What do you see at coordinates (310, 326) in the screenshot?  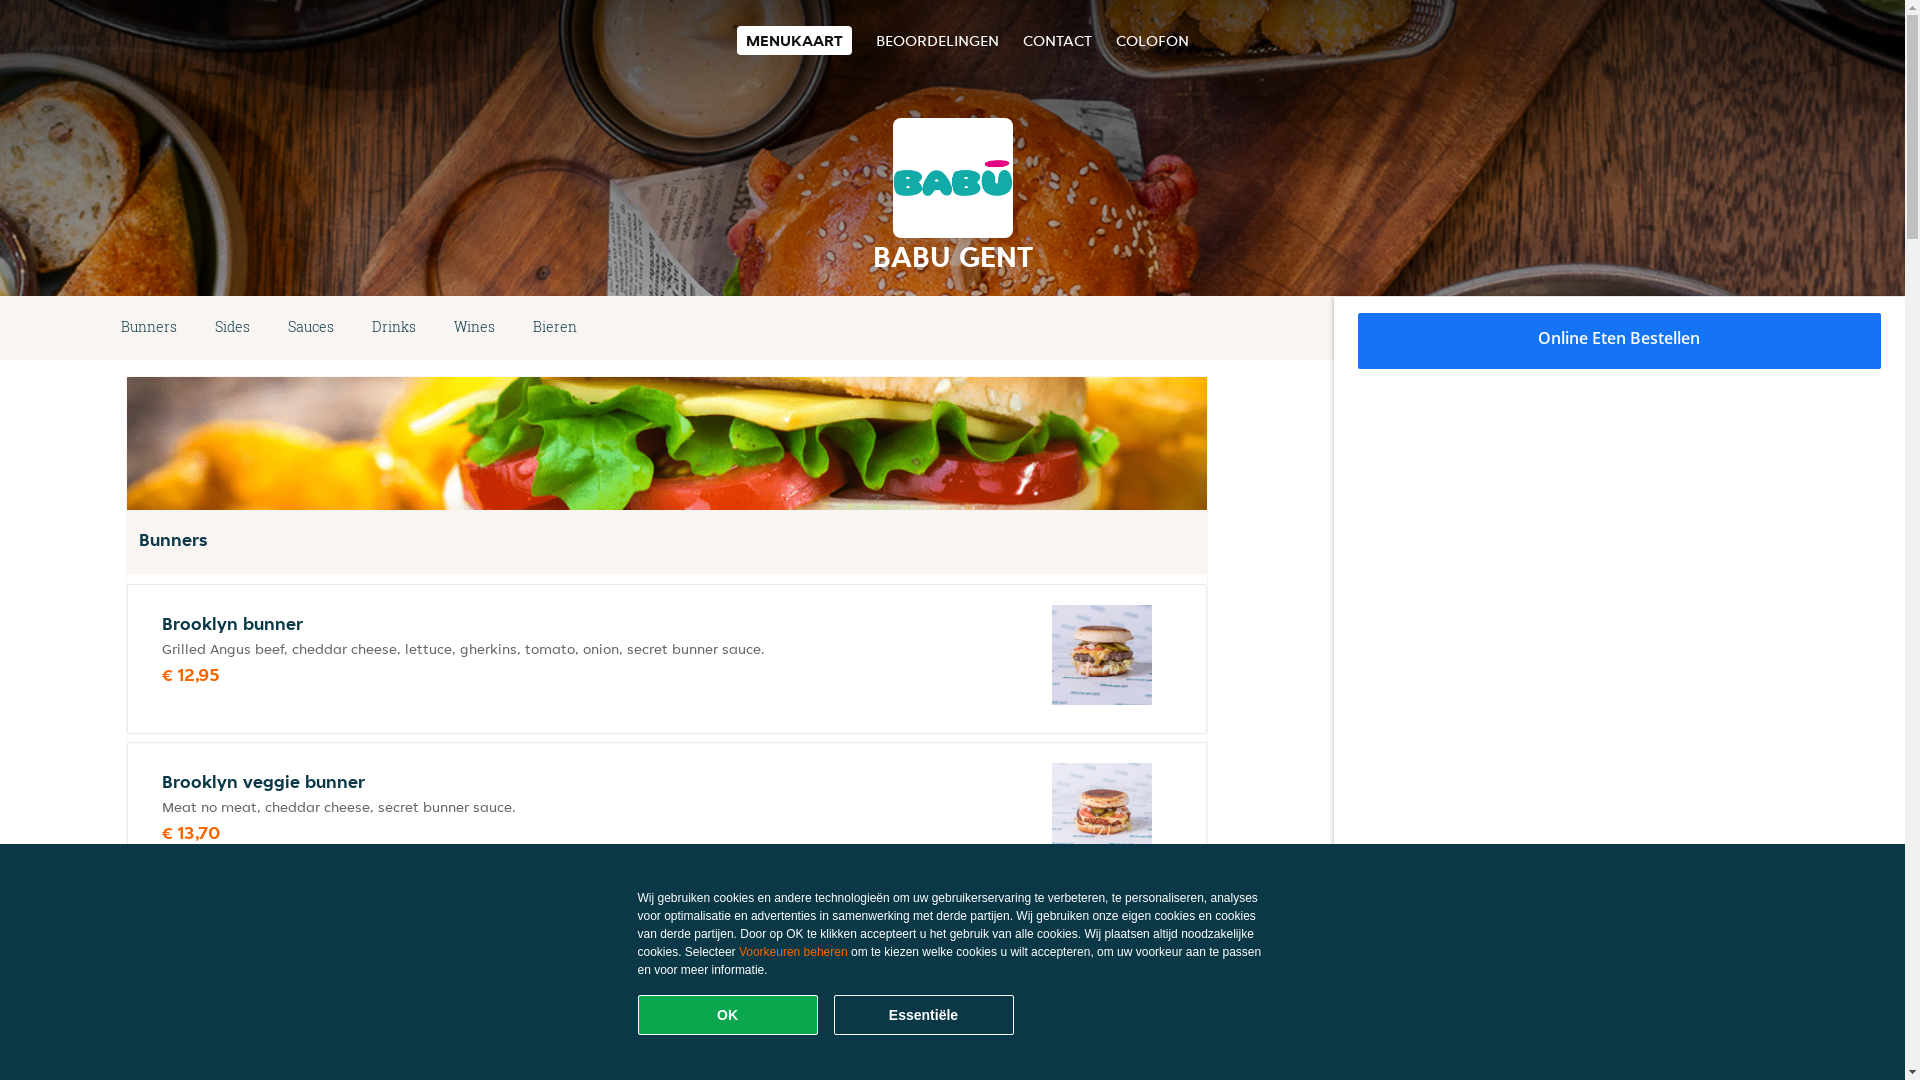 I see `'Sauces'` at bounding box center [310, 326].